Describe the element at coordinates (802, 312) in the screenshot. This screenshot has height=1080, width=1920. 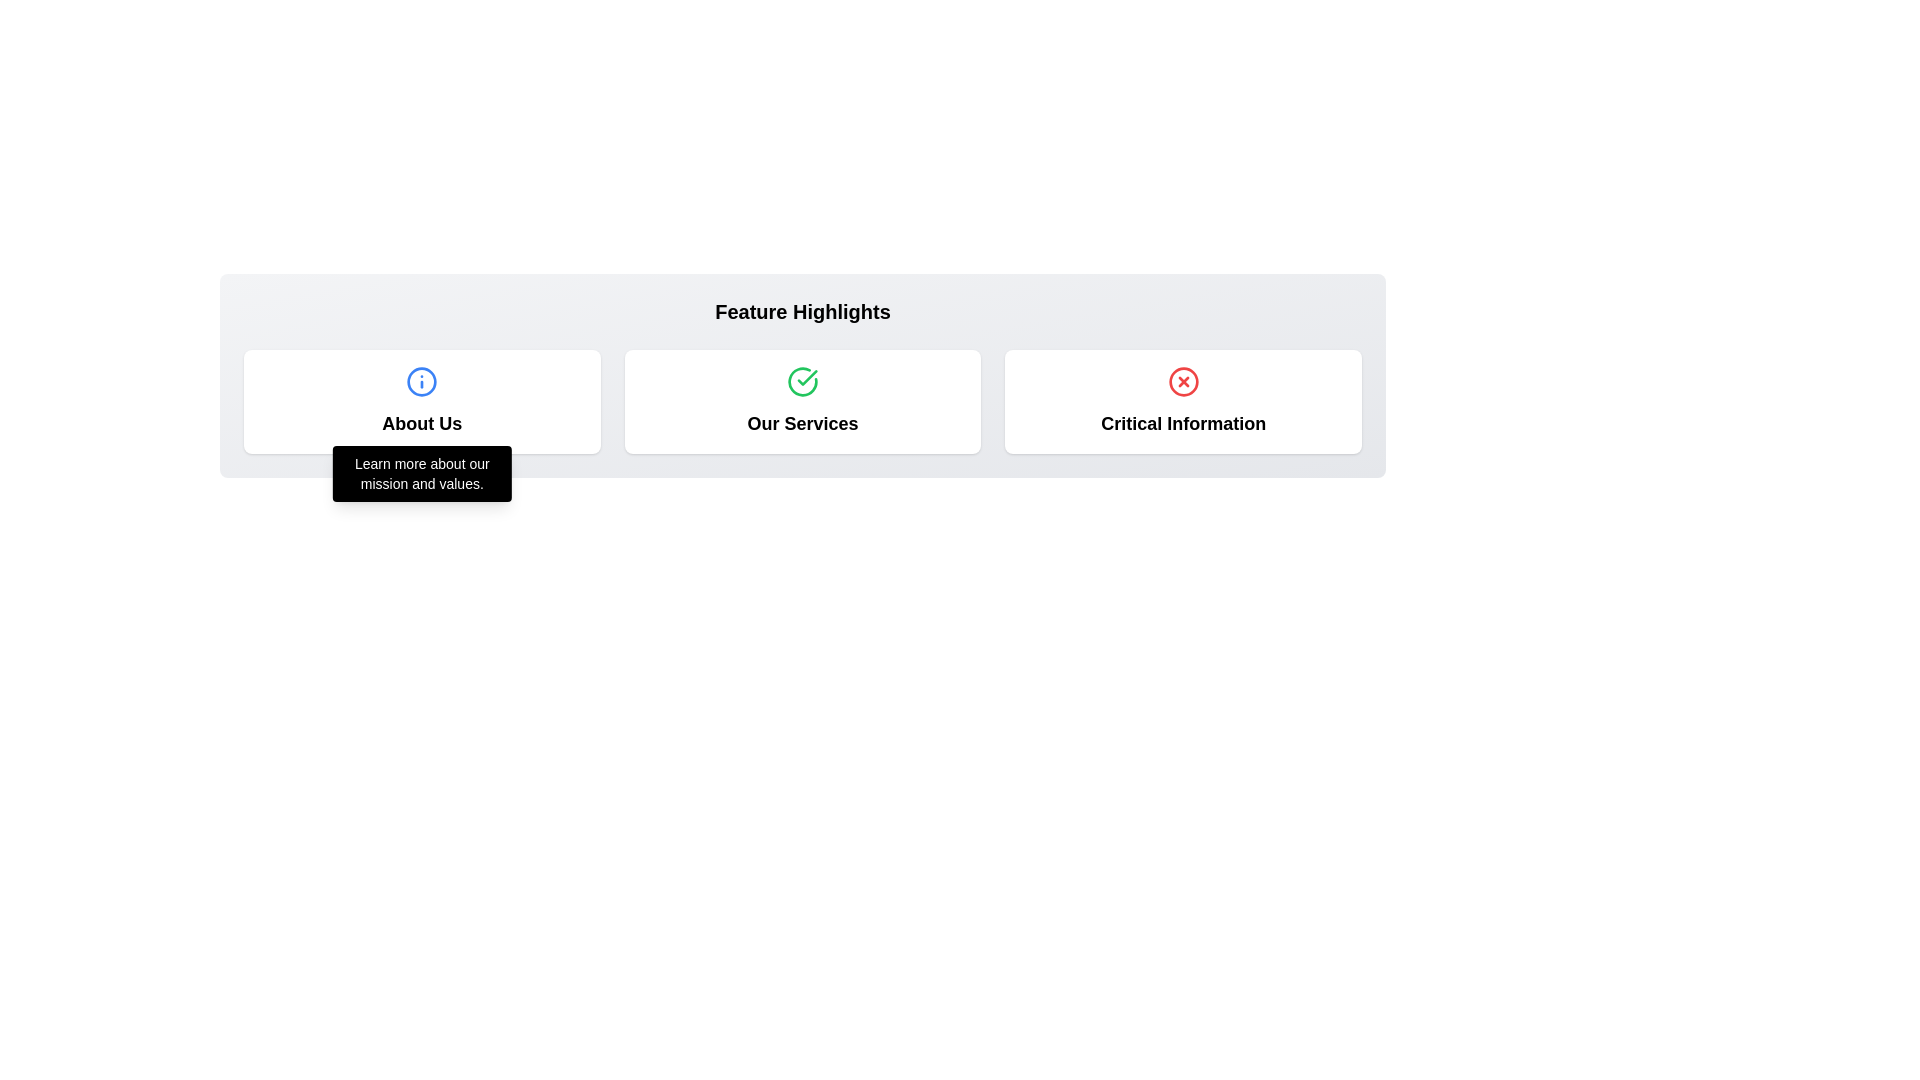
I see `the bold, centrally aligned headline text label 'Feature Highlights' located at the top-center of the card-like section` at that location.